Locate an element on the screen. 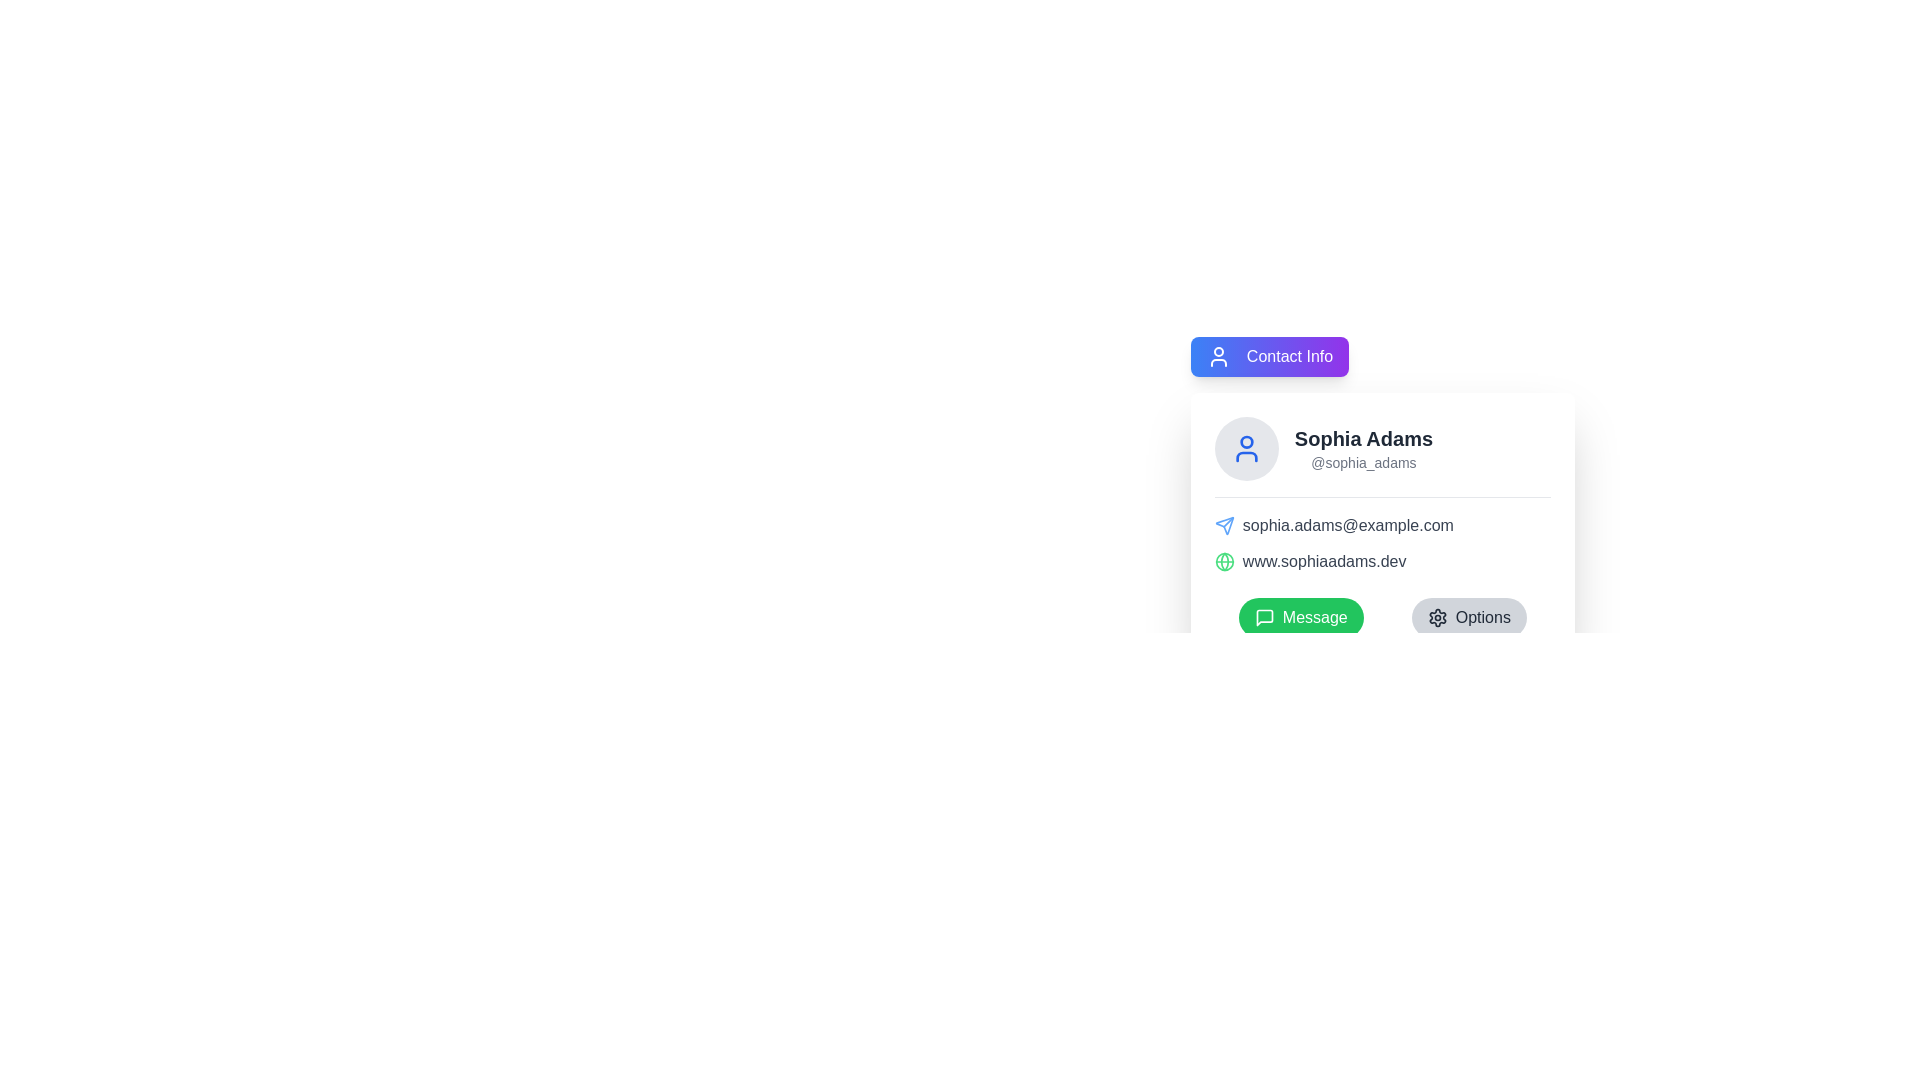 The image size is (1920, 1080). the green 'Message' button with a speech bubble icon located at the bottom of the user information card to observe any hover-related feedback is located at coordinates (1301, 616).